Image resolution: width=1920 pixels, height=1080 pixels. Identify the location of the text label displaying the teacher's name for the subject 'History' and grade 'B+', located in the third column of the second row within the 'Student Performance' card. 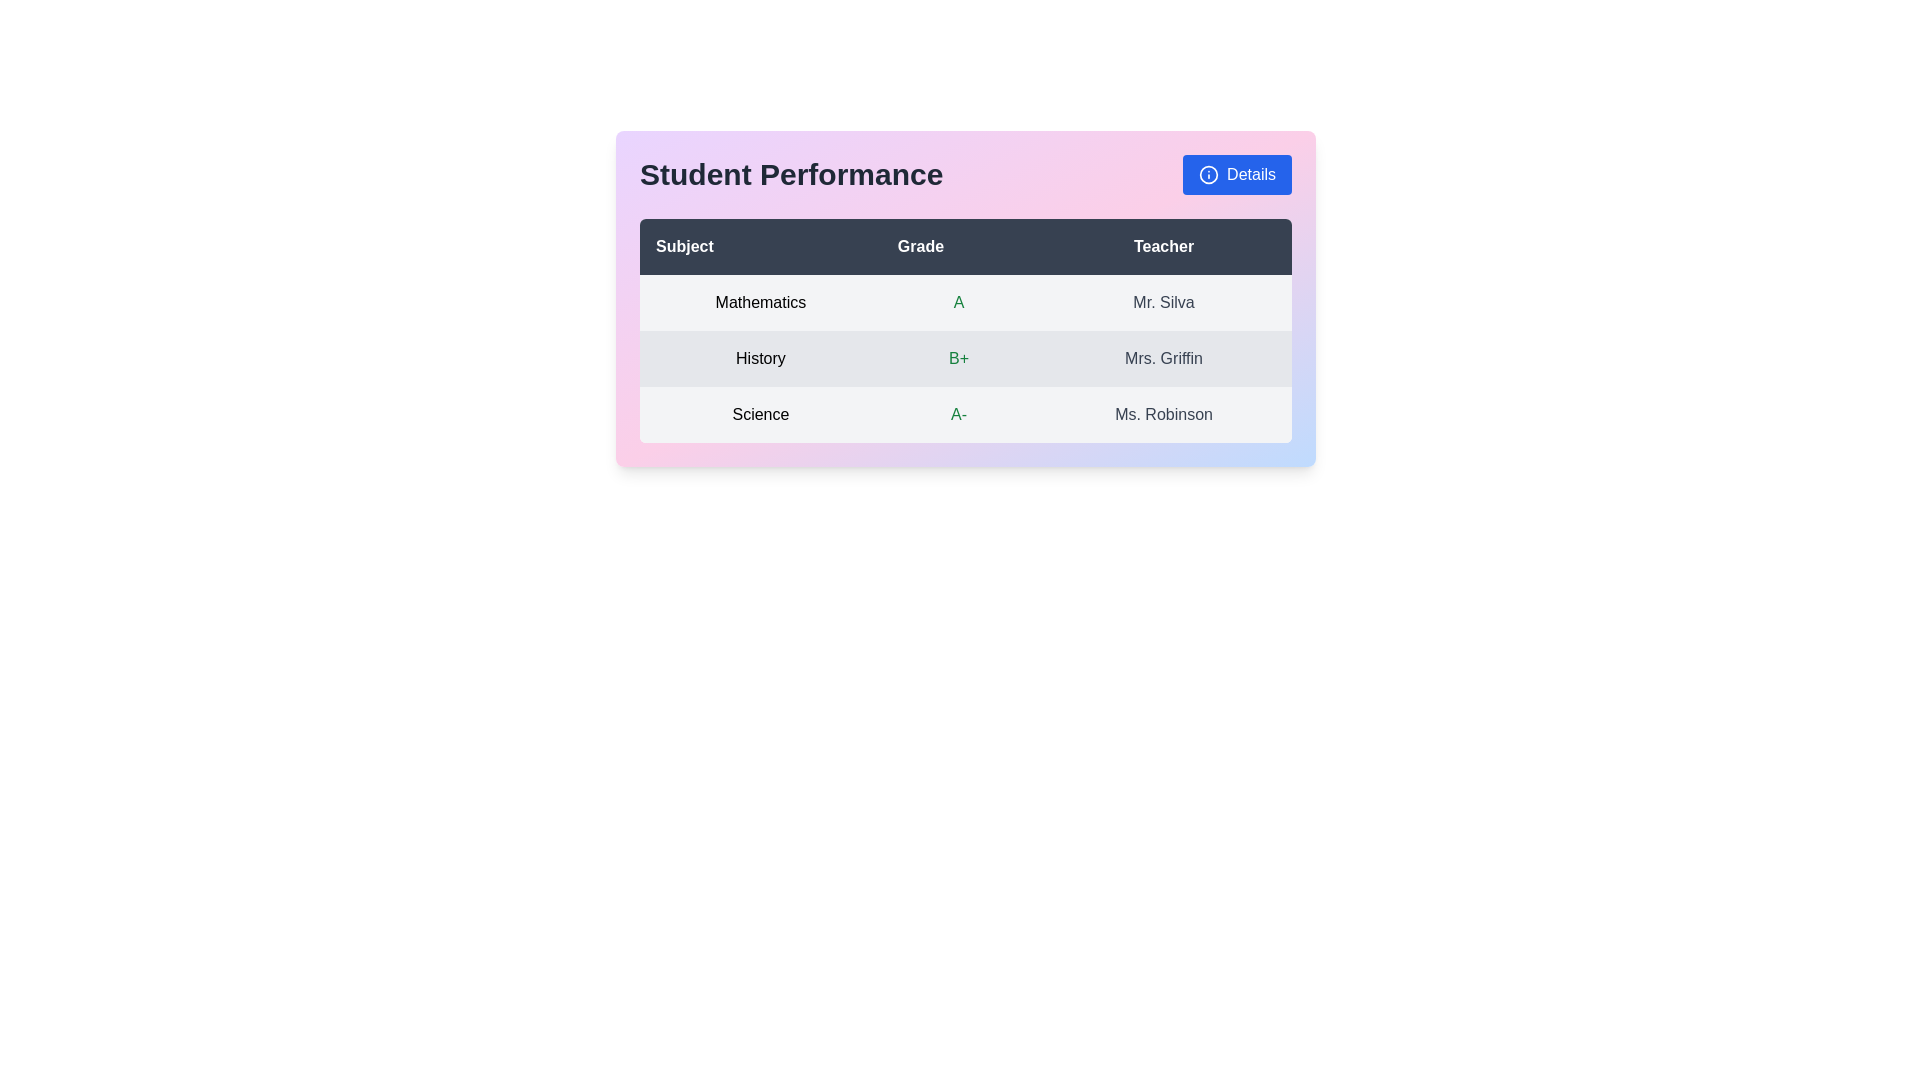
(1164, 357).